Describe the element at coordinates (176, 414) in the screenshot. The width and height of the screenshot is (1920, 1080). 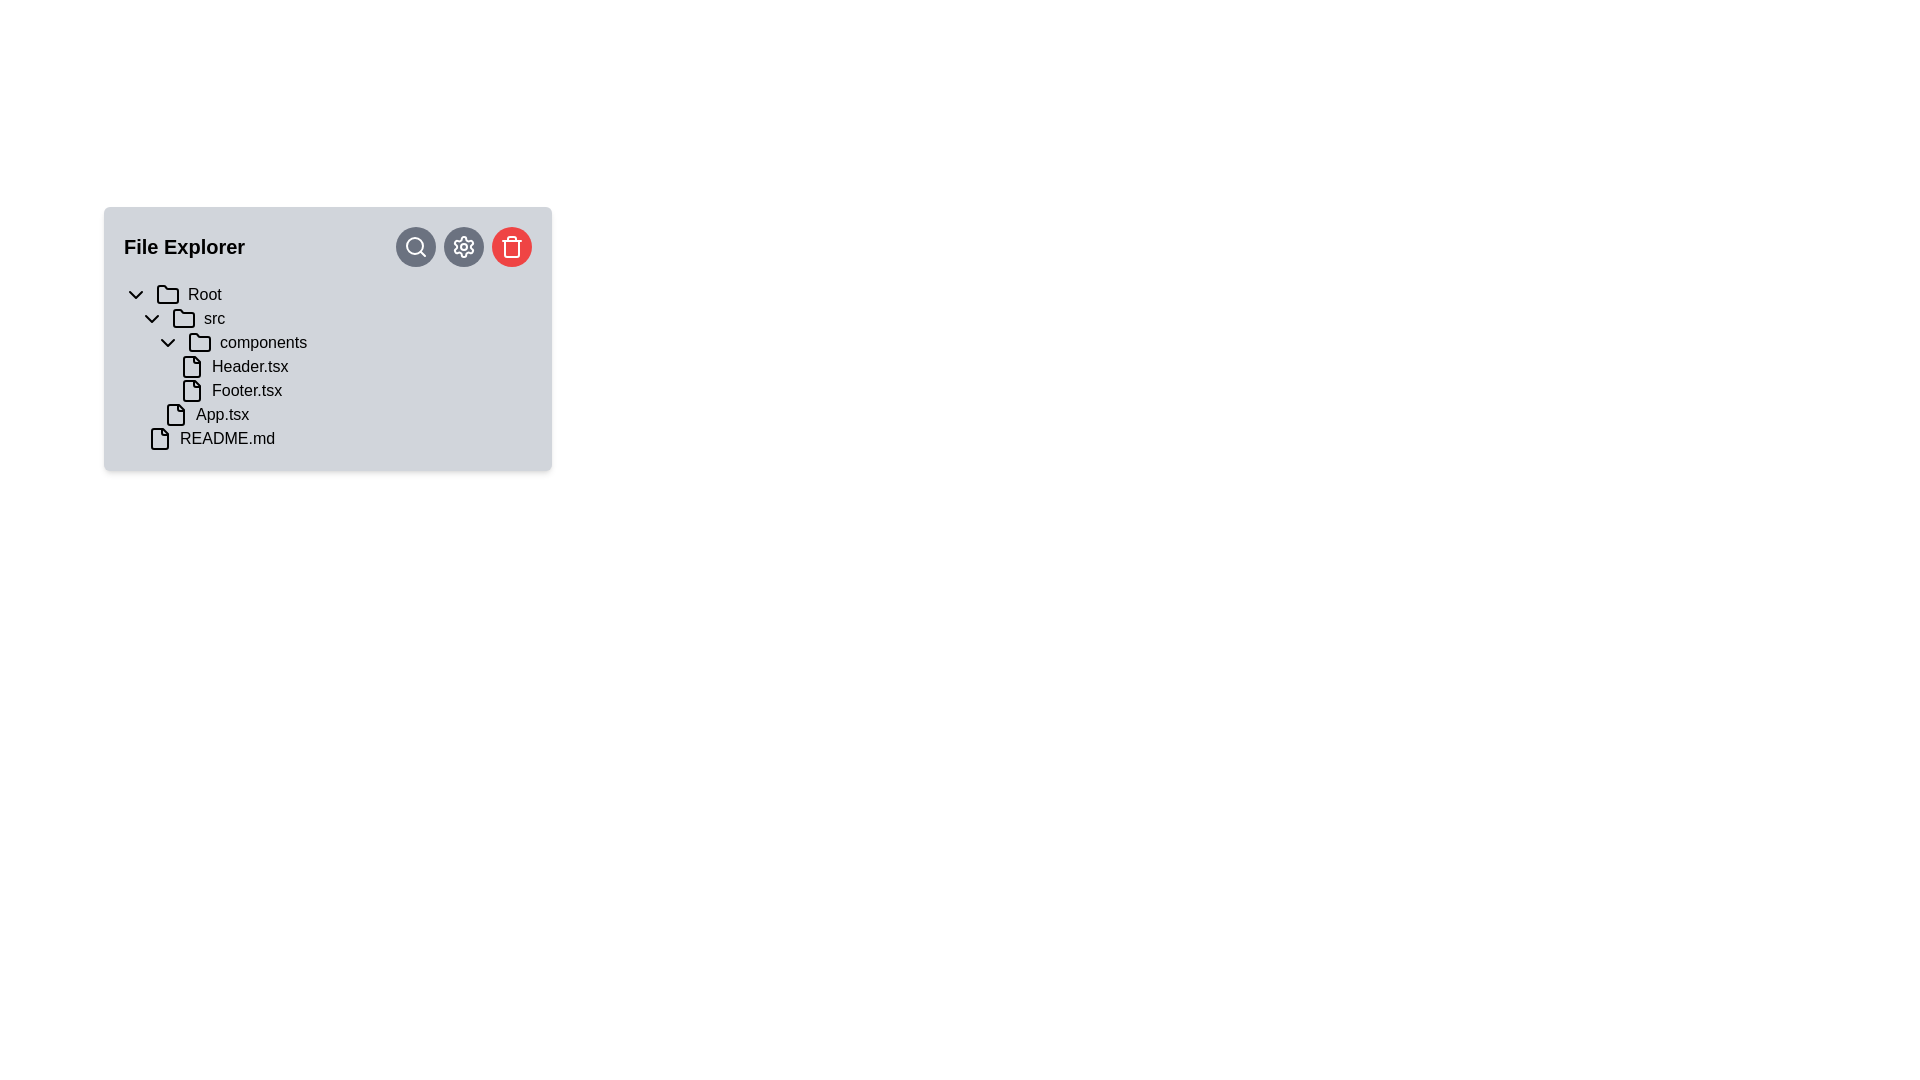
I see `the primary body of the 'App.tsx' file icon located under the 'src' directory in the file explorer interface` at that location.